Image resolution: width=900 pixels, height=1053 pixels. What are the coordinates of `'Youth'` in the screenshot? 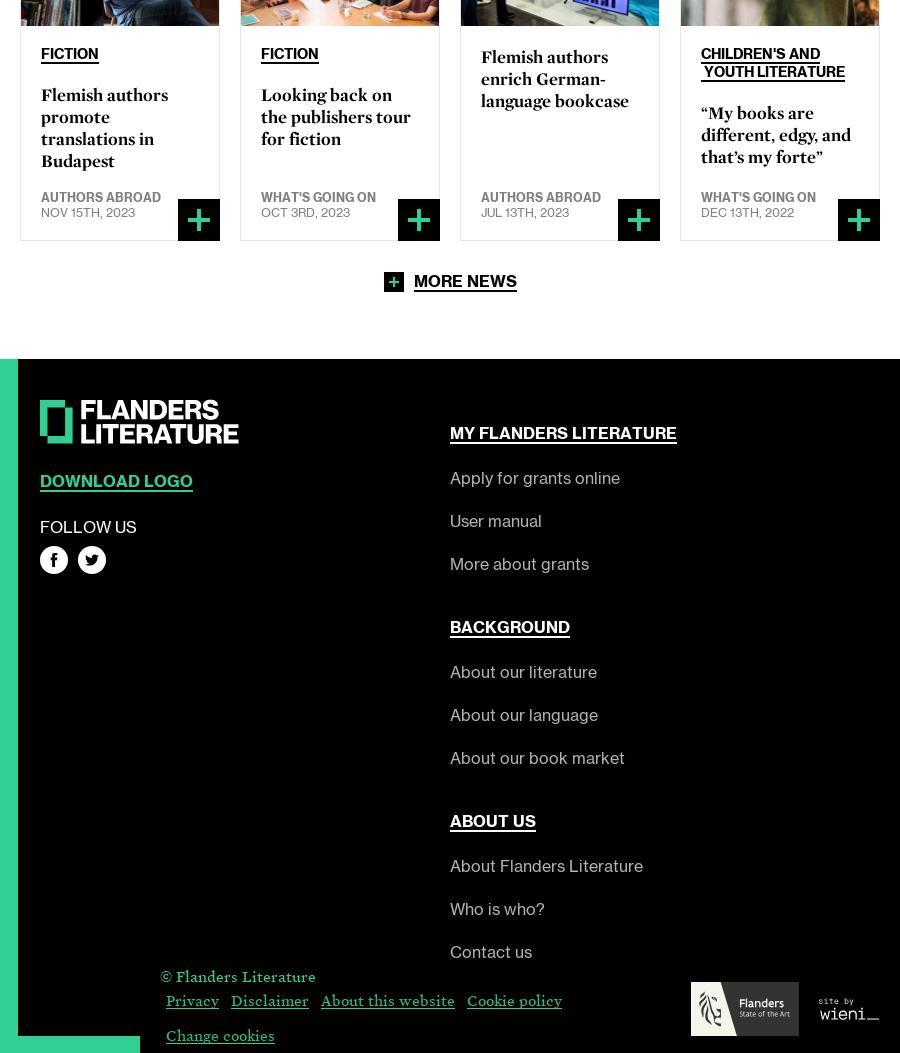 It's located at (726, 71).